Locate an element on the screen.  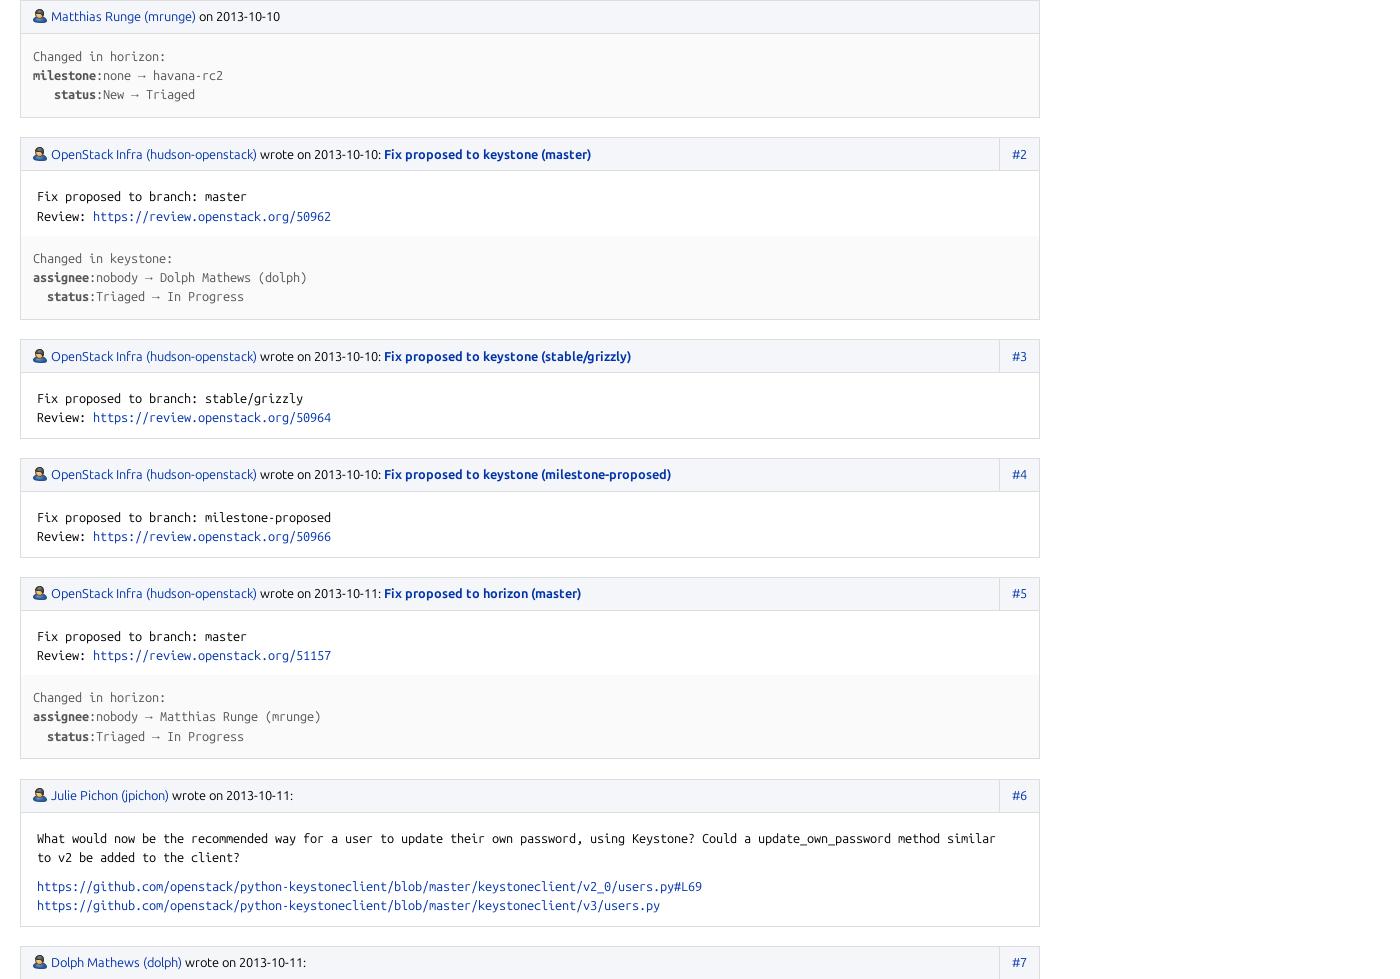
'#5' is located at coordinates (1019, 591).